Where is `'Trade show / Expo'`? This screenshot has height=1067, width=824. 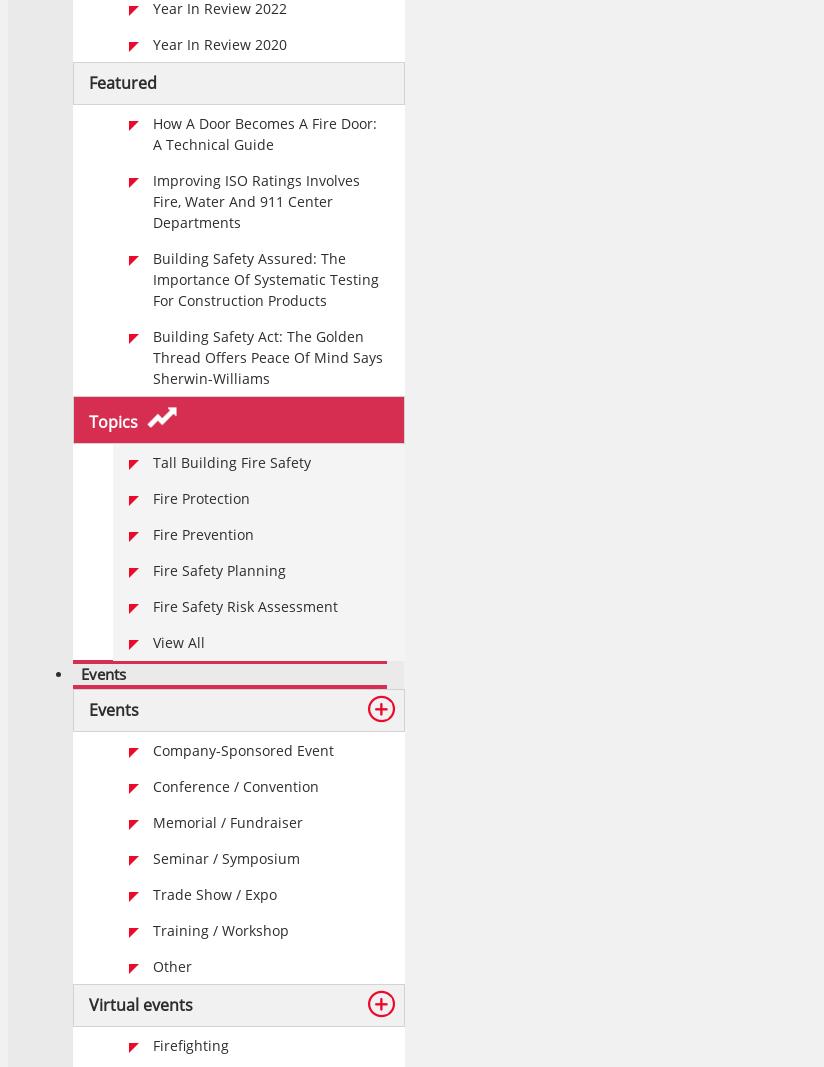
'Trade show / Expo' is located at coordinates (213, 894).